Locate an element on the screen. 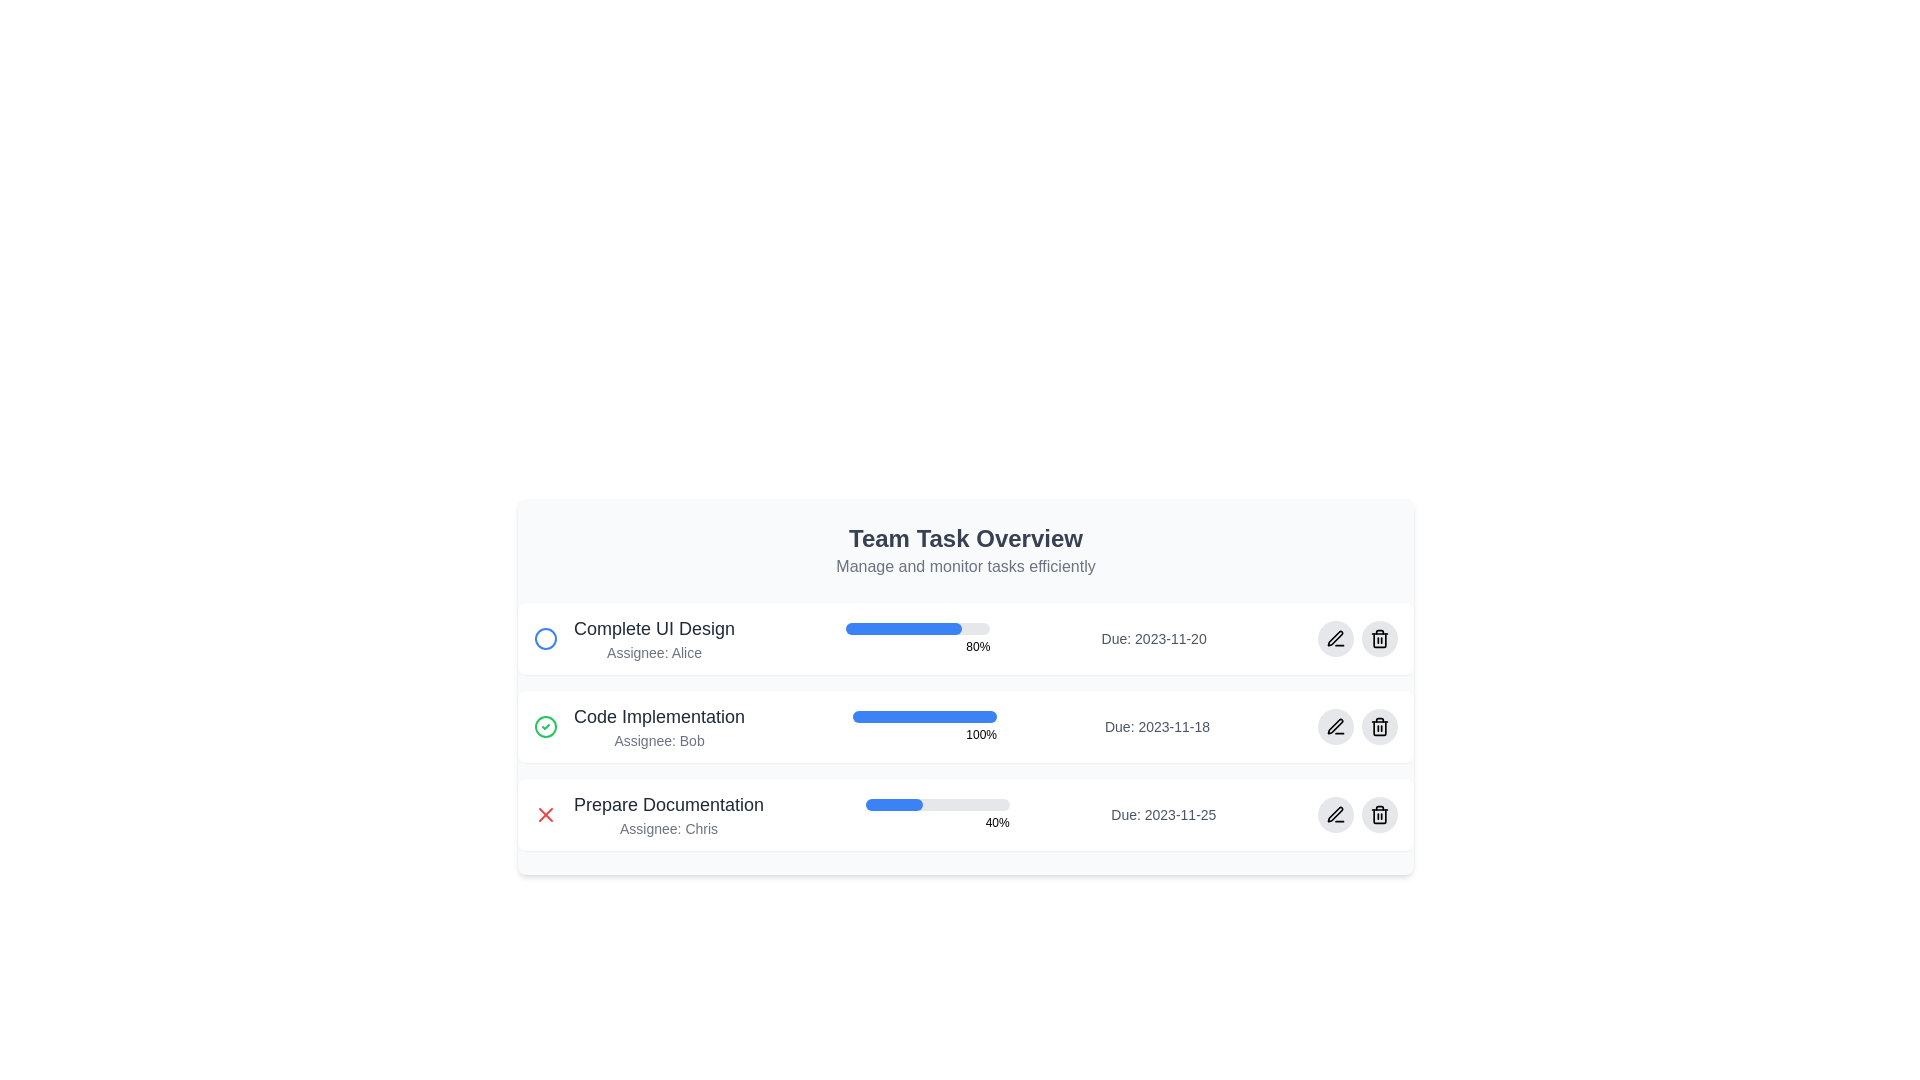 The image size is (1920, 1080). the text label displaying 'Prepare Documentation', which is styled in a medium gray font and serves as a title in the task entry for the task assigned to 'Chris' is located at coordinates (669, 804).